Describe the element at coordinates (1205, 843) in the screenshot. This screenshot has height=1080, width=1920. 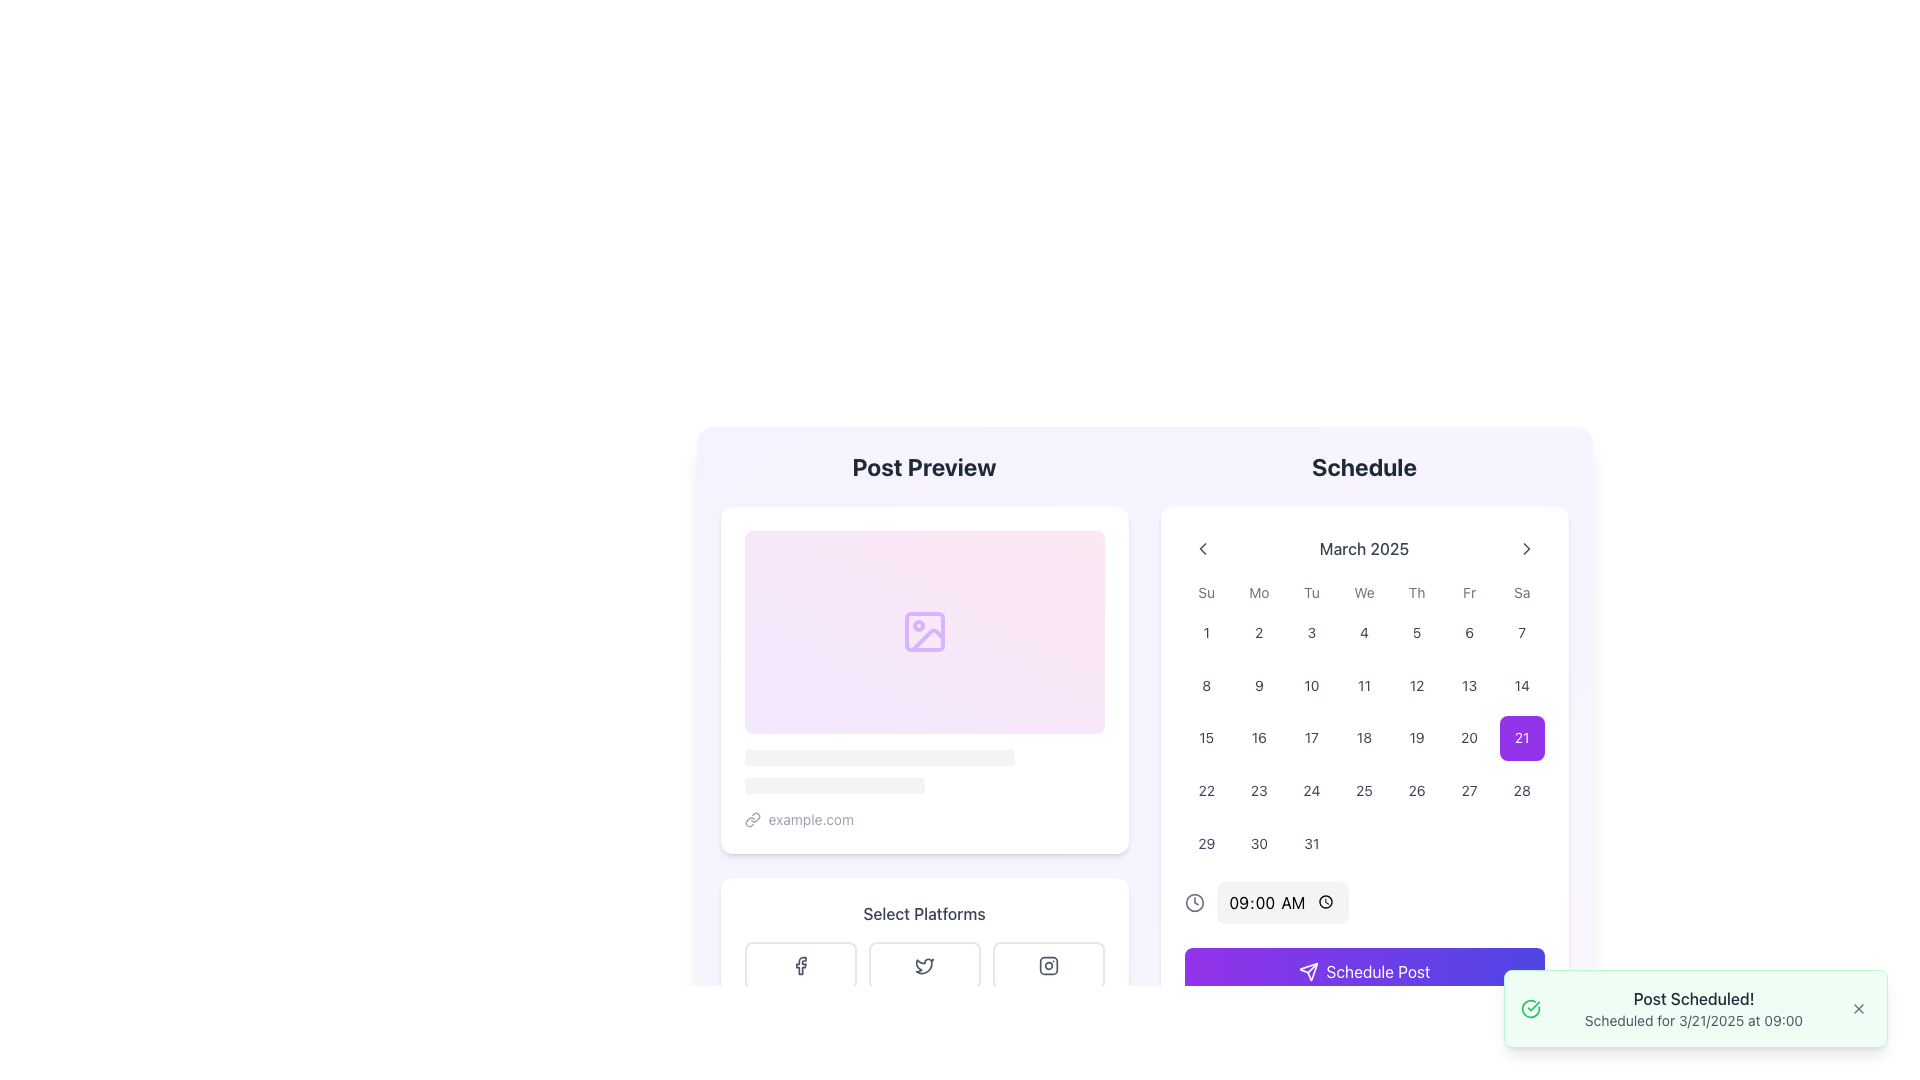
I see `the interactive calendar date button displaying the number '29', located in the first column of the second-to-last row in a 7-column grid within the March 2025 calendar interface, for potential visual feedback` at that location.